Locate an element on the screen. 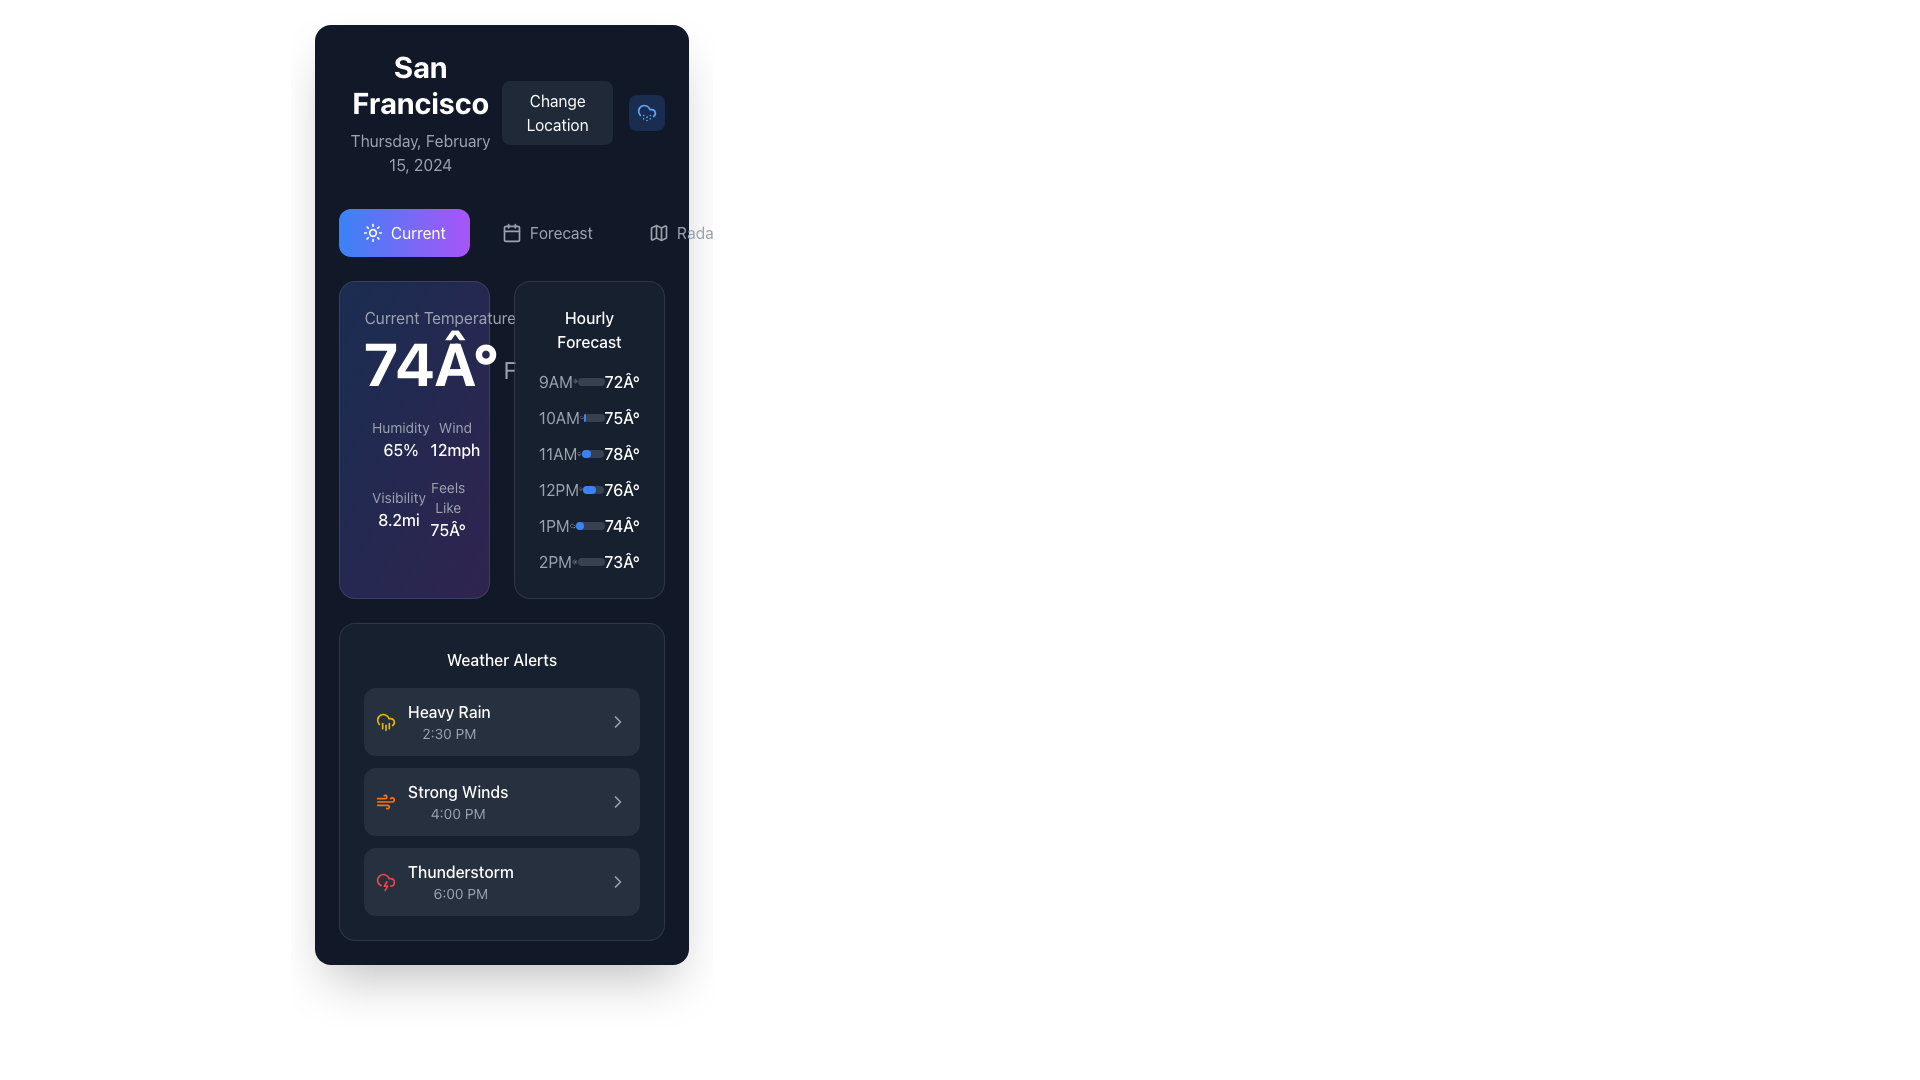 The height and width of the screenshot is (1080, 1920). the 'Visibility' text display field, which shows the value '8.2mi' in bold white text and is located in the bottom-left section of the weather information card is located at coordinates (385, 508).